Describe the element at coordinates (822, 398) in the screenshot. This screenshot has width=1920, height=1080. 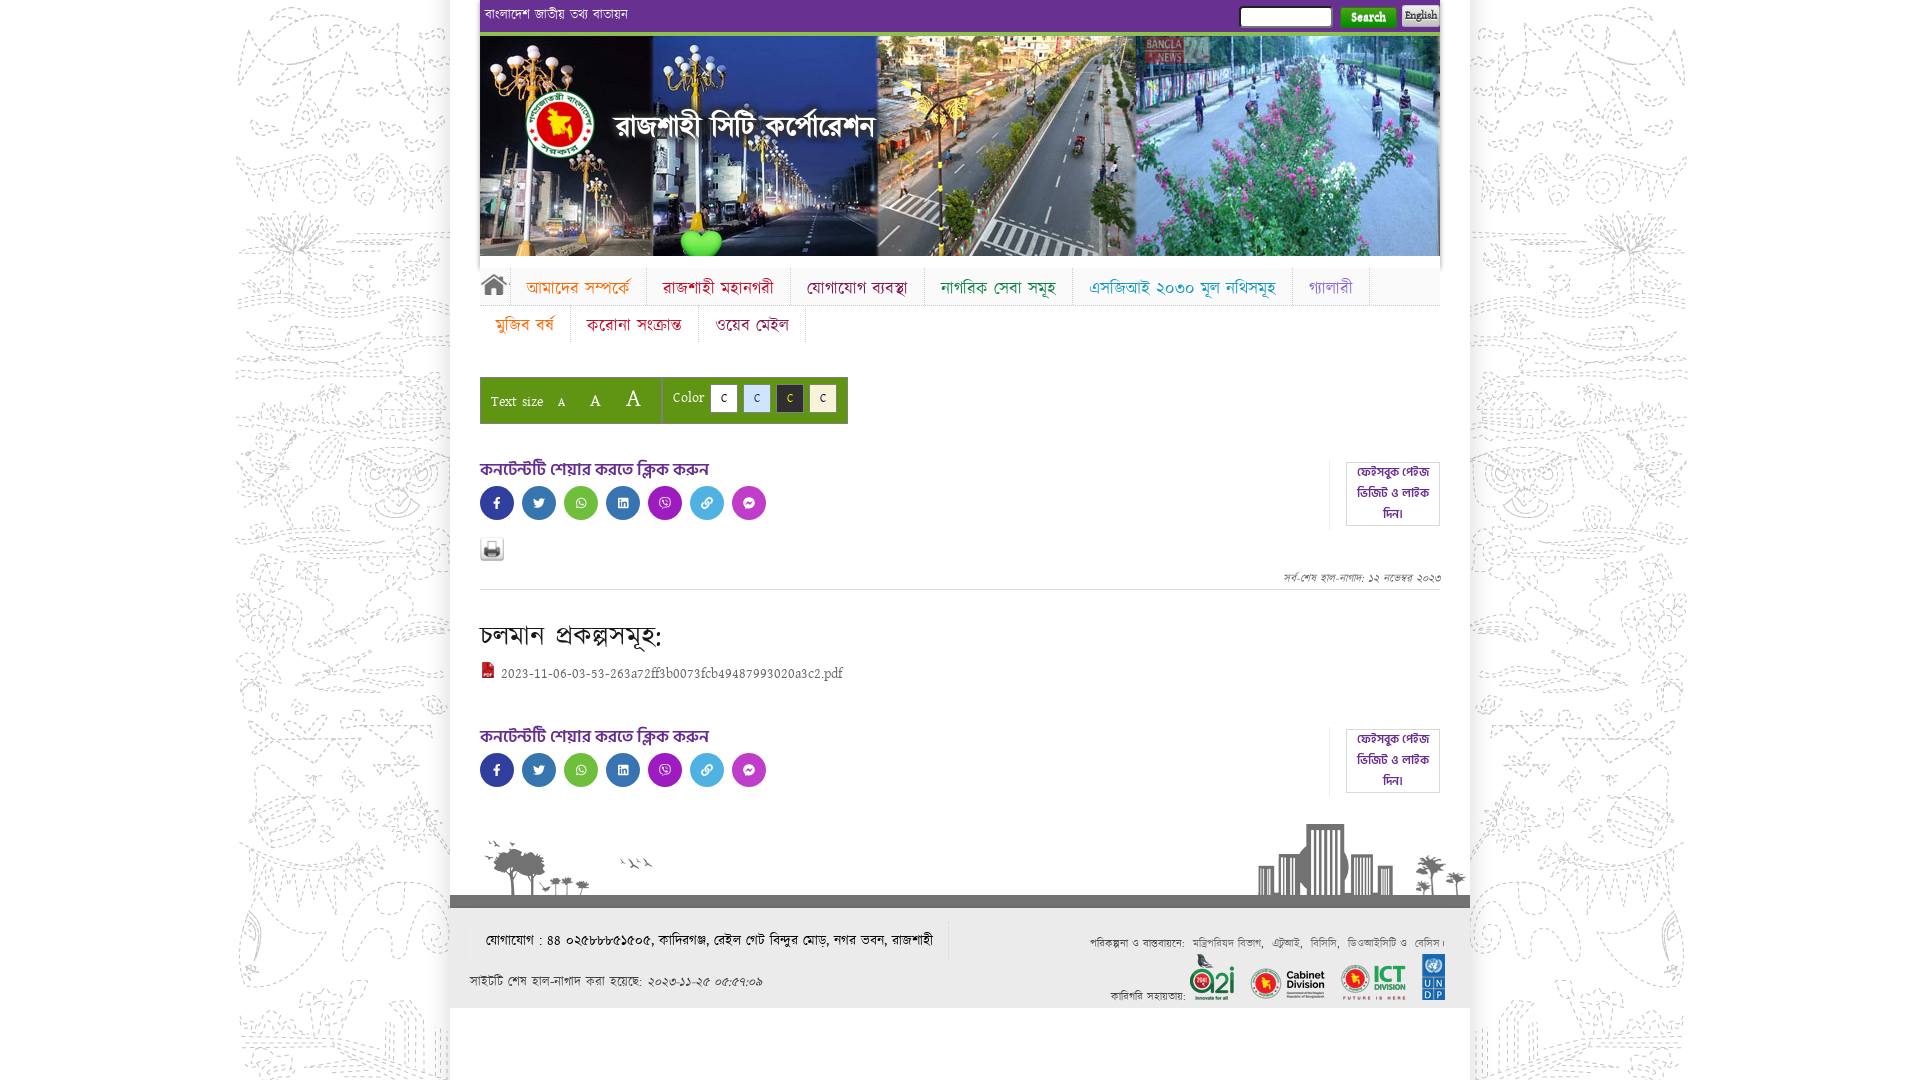
I see `'C'` at that location.